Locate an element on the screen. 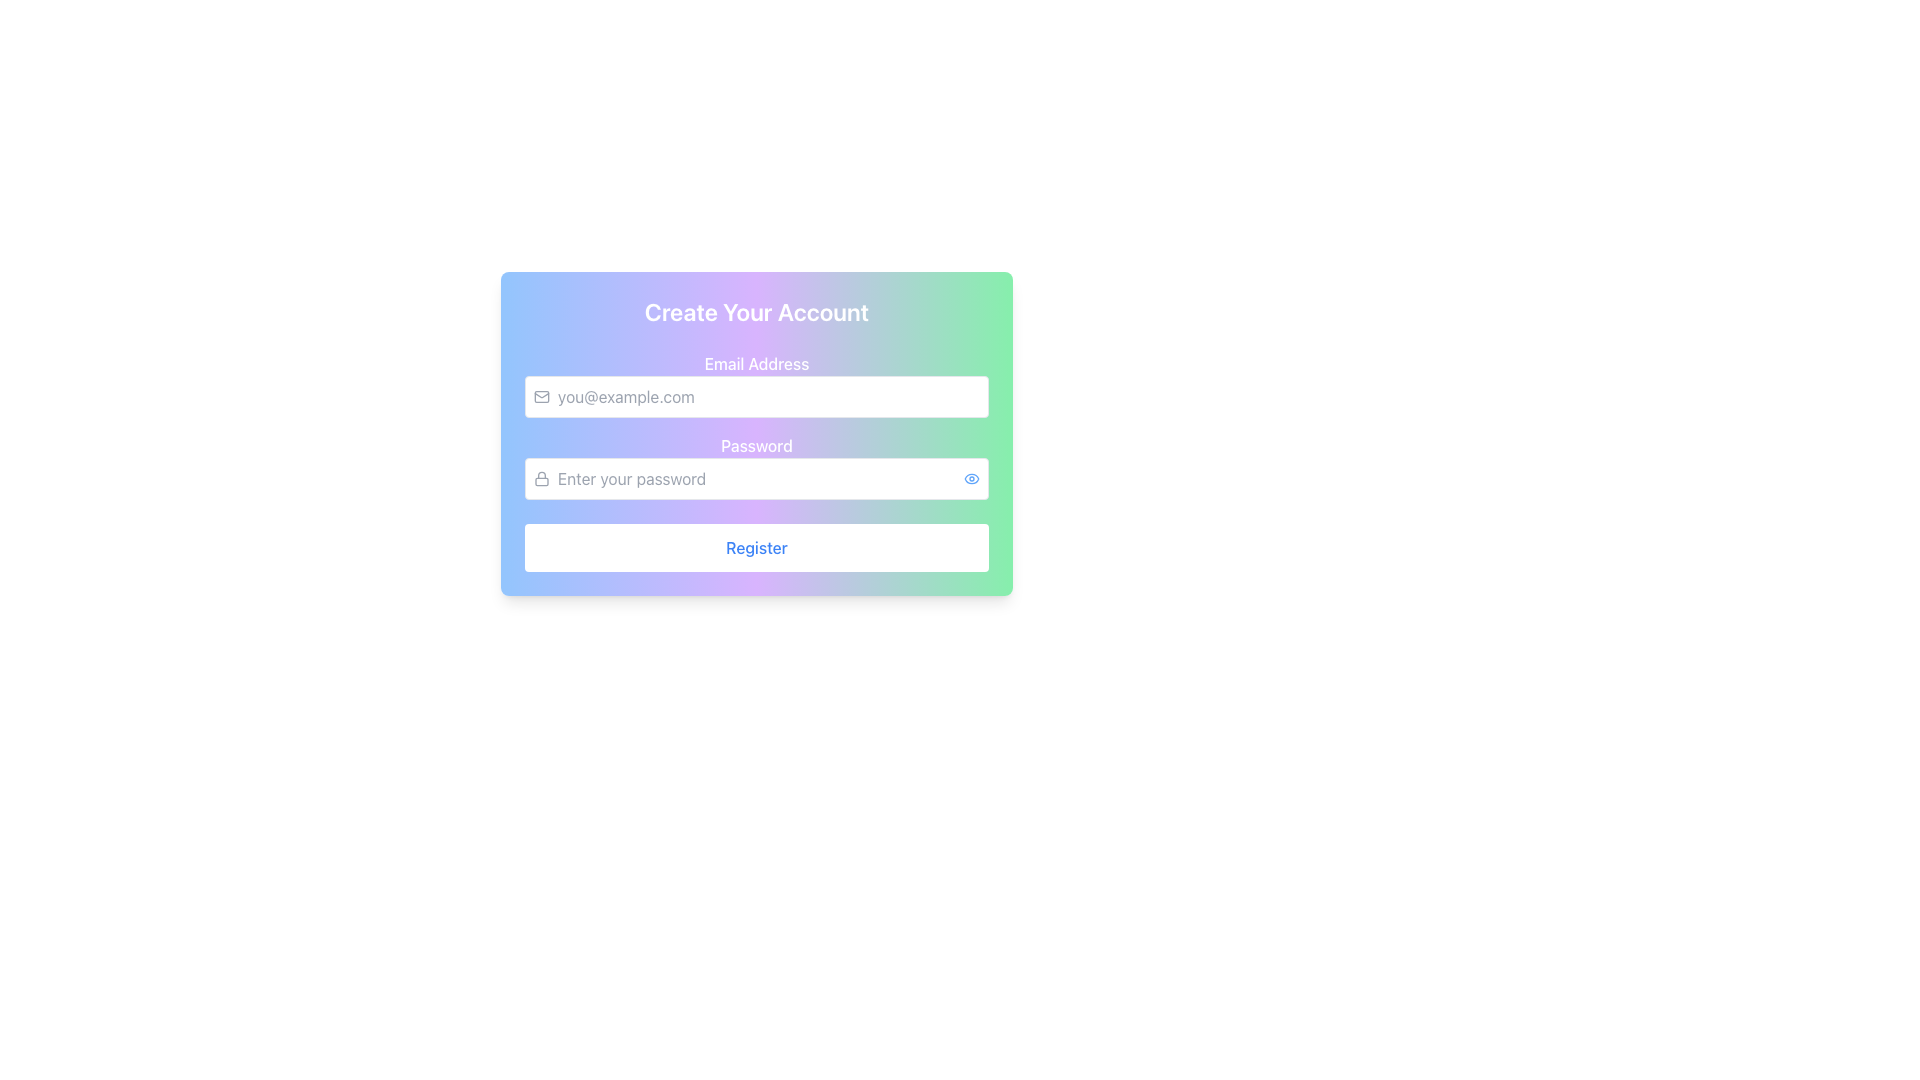 The width and height of the screenshot is (1920, 1080). the lock icon located to the left of the password input field is located at coordinates (542, 478).